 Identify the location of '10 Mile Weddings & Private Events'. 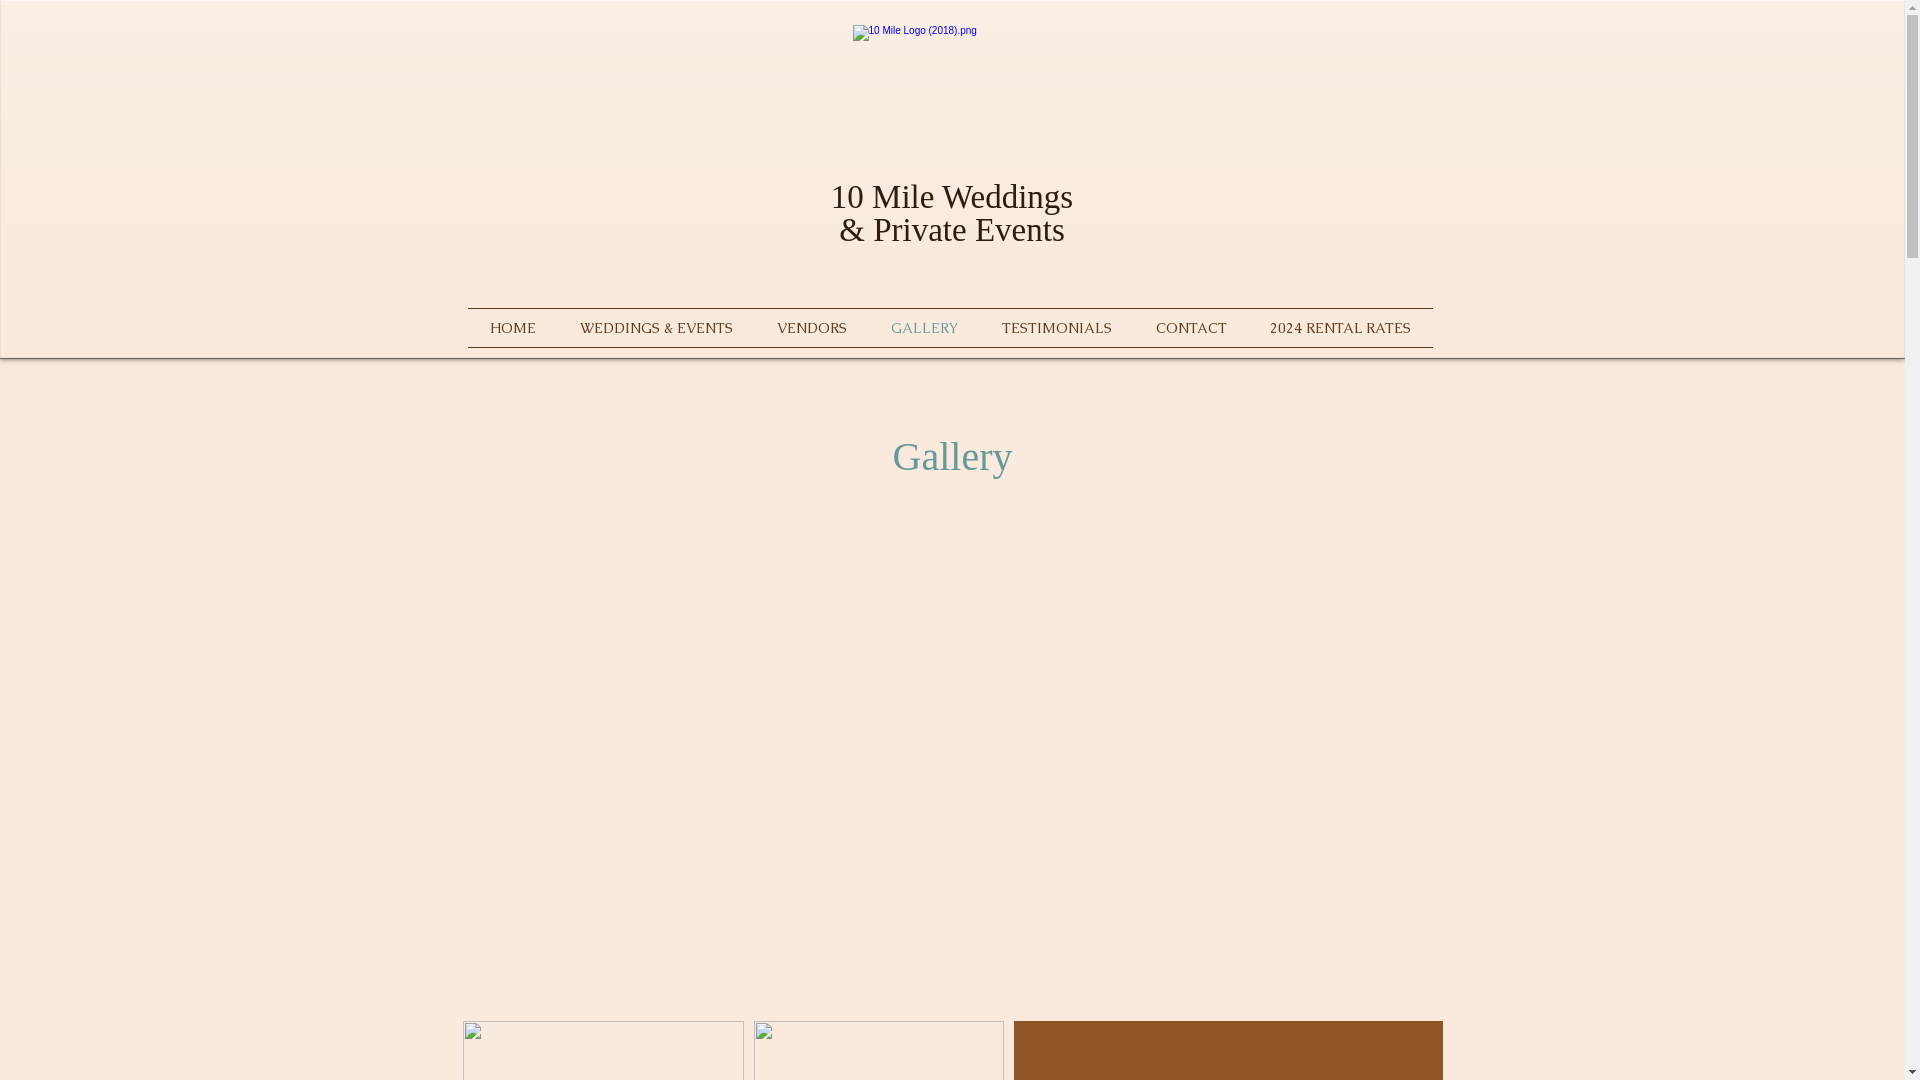
(830, 213).